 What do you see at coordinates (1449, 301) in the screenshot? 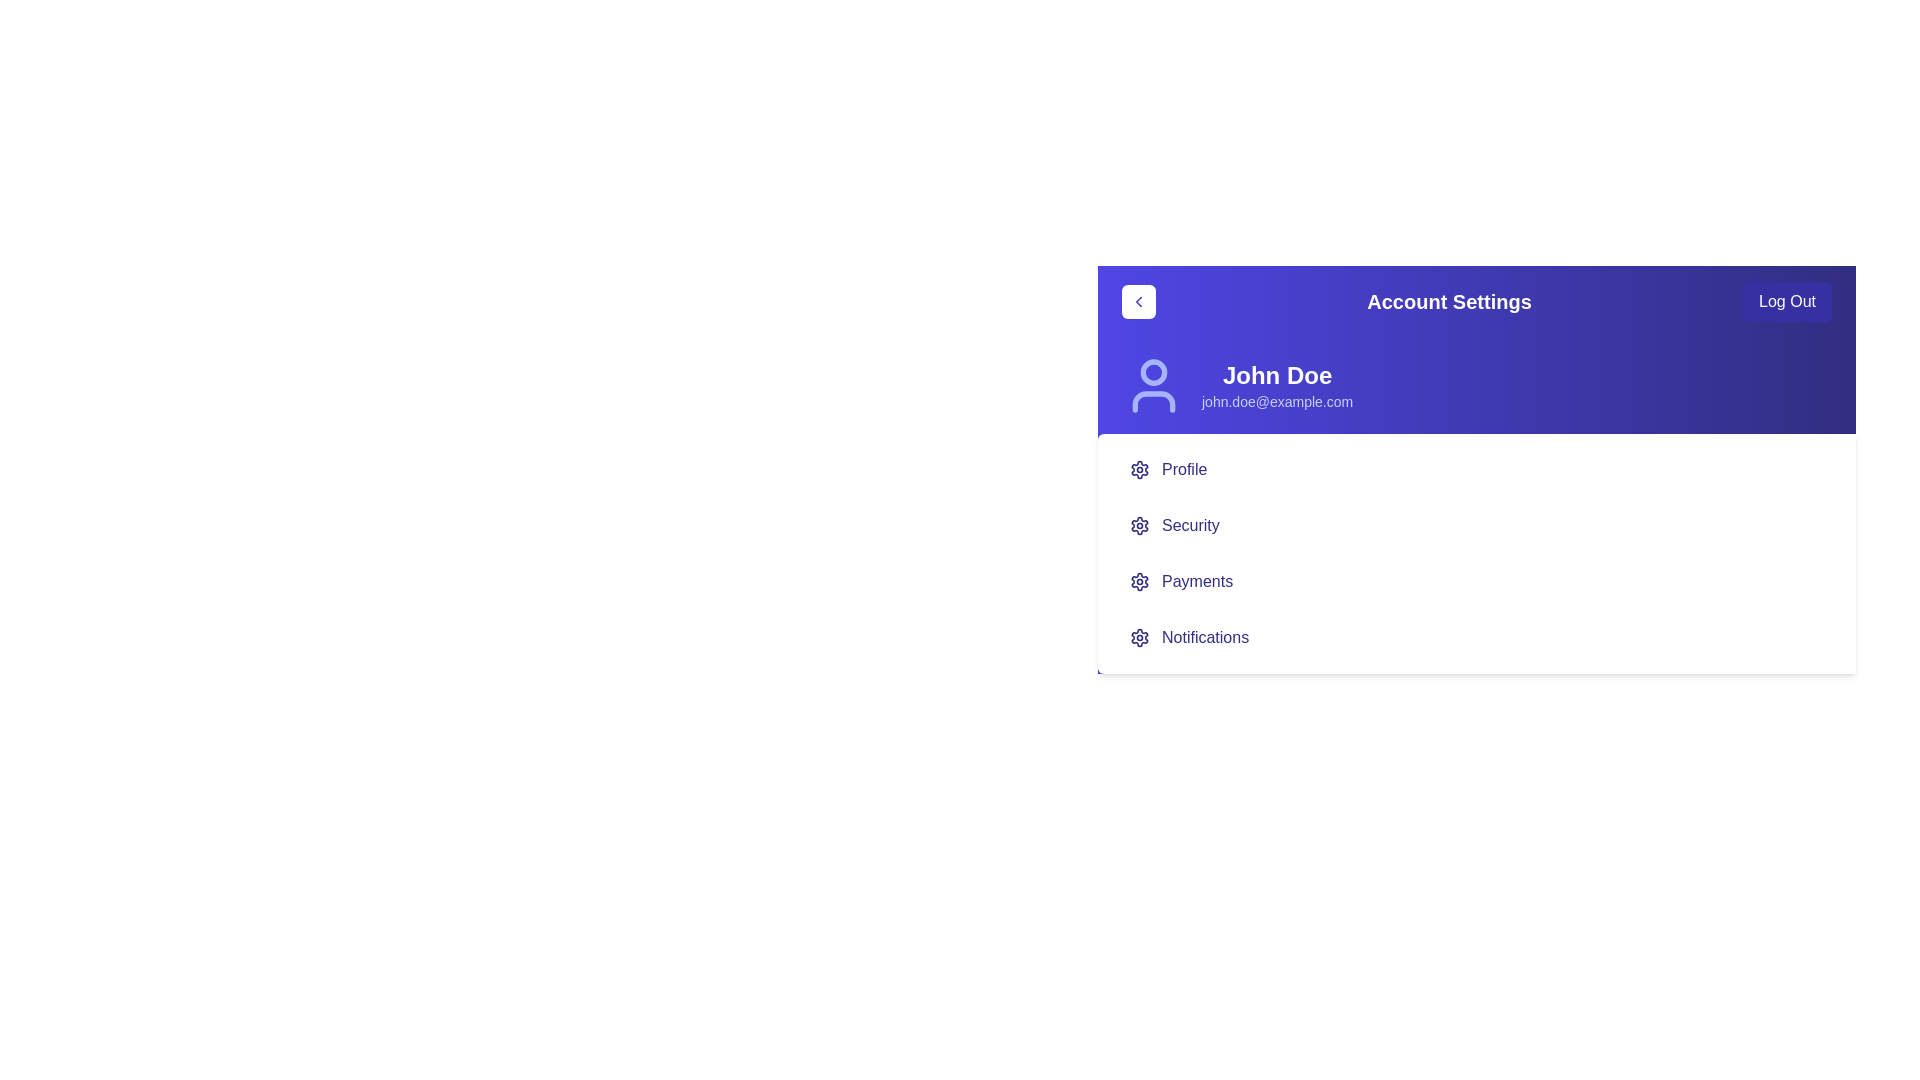
I see `the 'Account Settings' text label, which serves as a heading indicating the current section of the application` at bounding box center [1449, 301].